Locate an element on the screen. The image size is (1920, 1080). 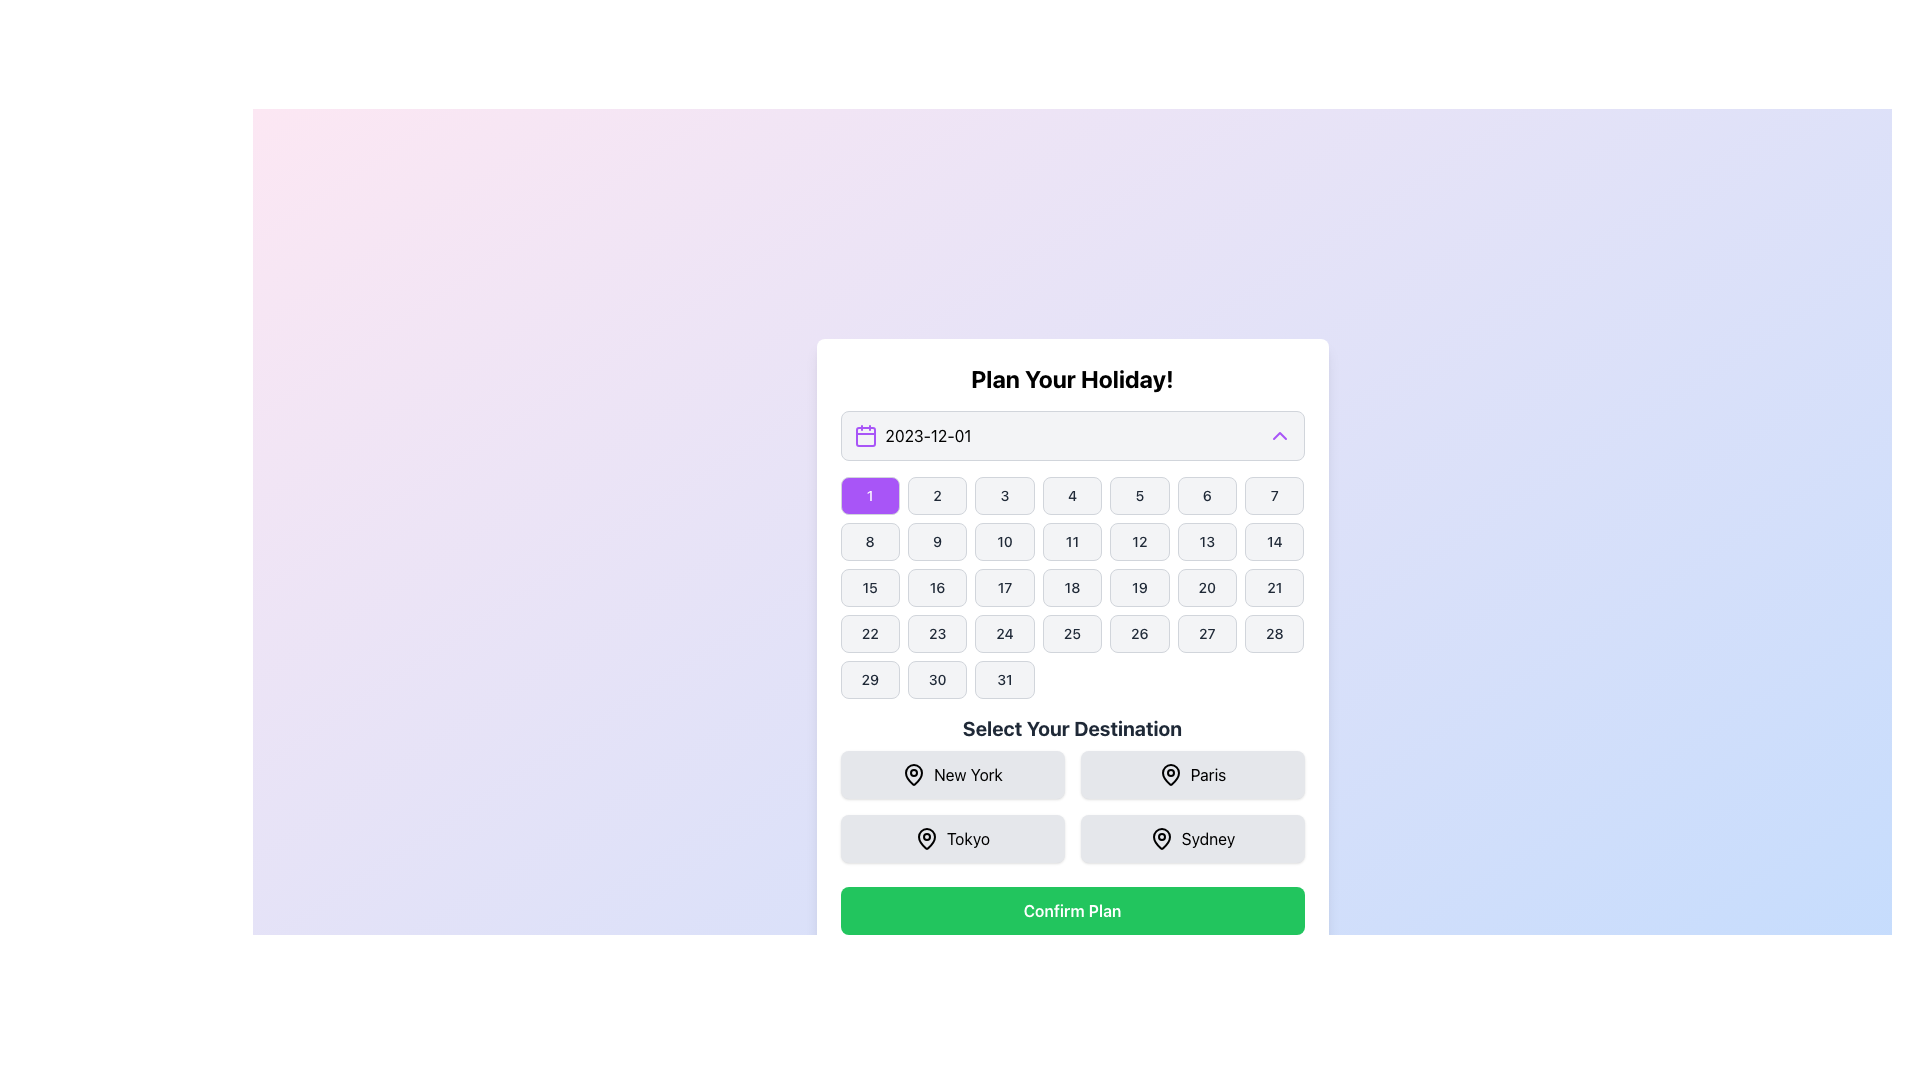
the button that selects day '4' in the date-picker interface is located at coordinates (1071, 495).